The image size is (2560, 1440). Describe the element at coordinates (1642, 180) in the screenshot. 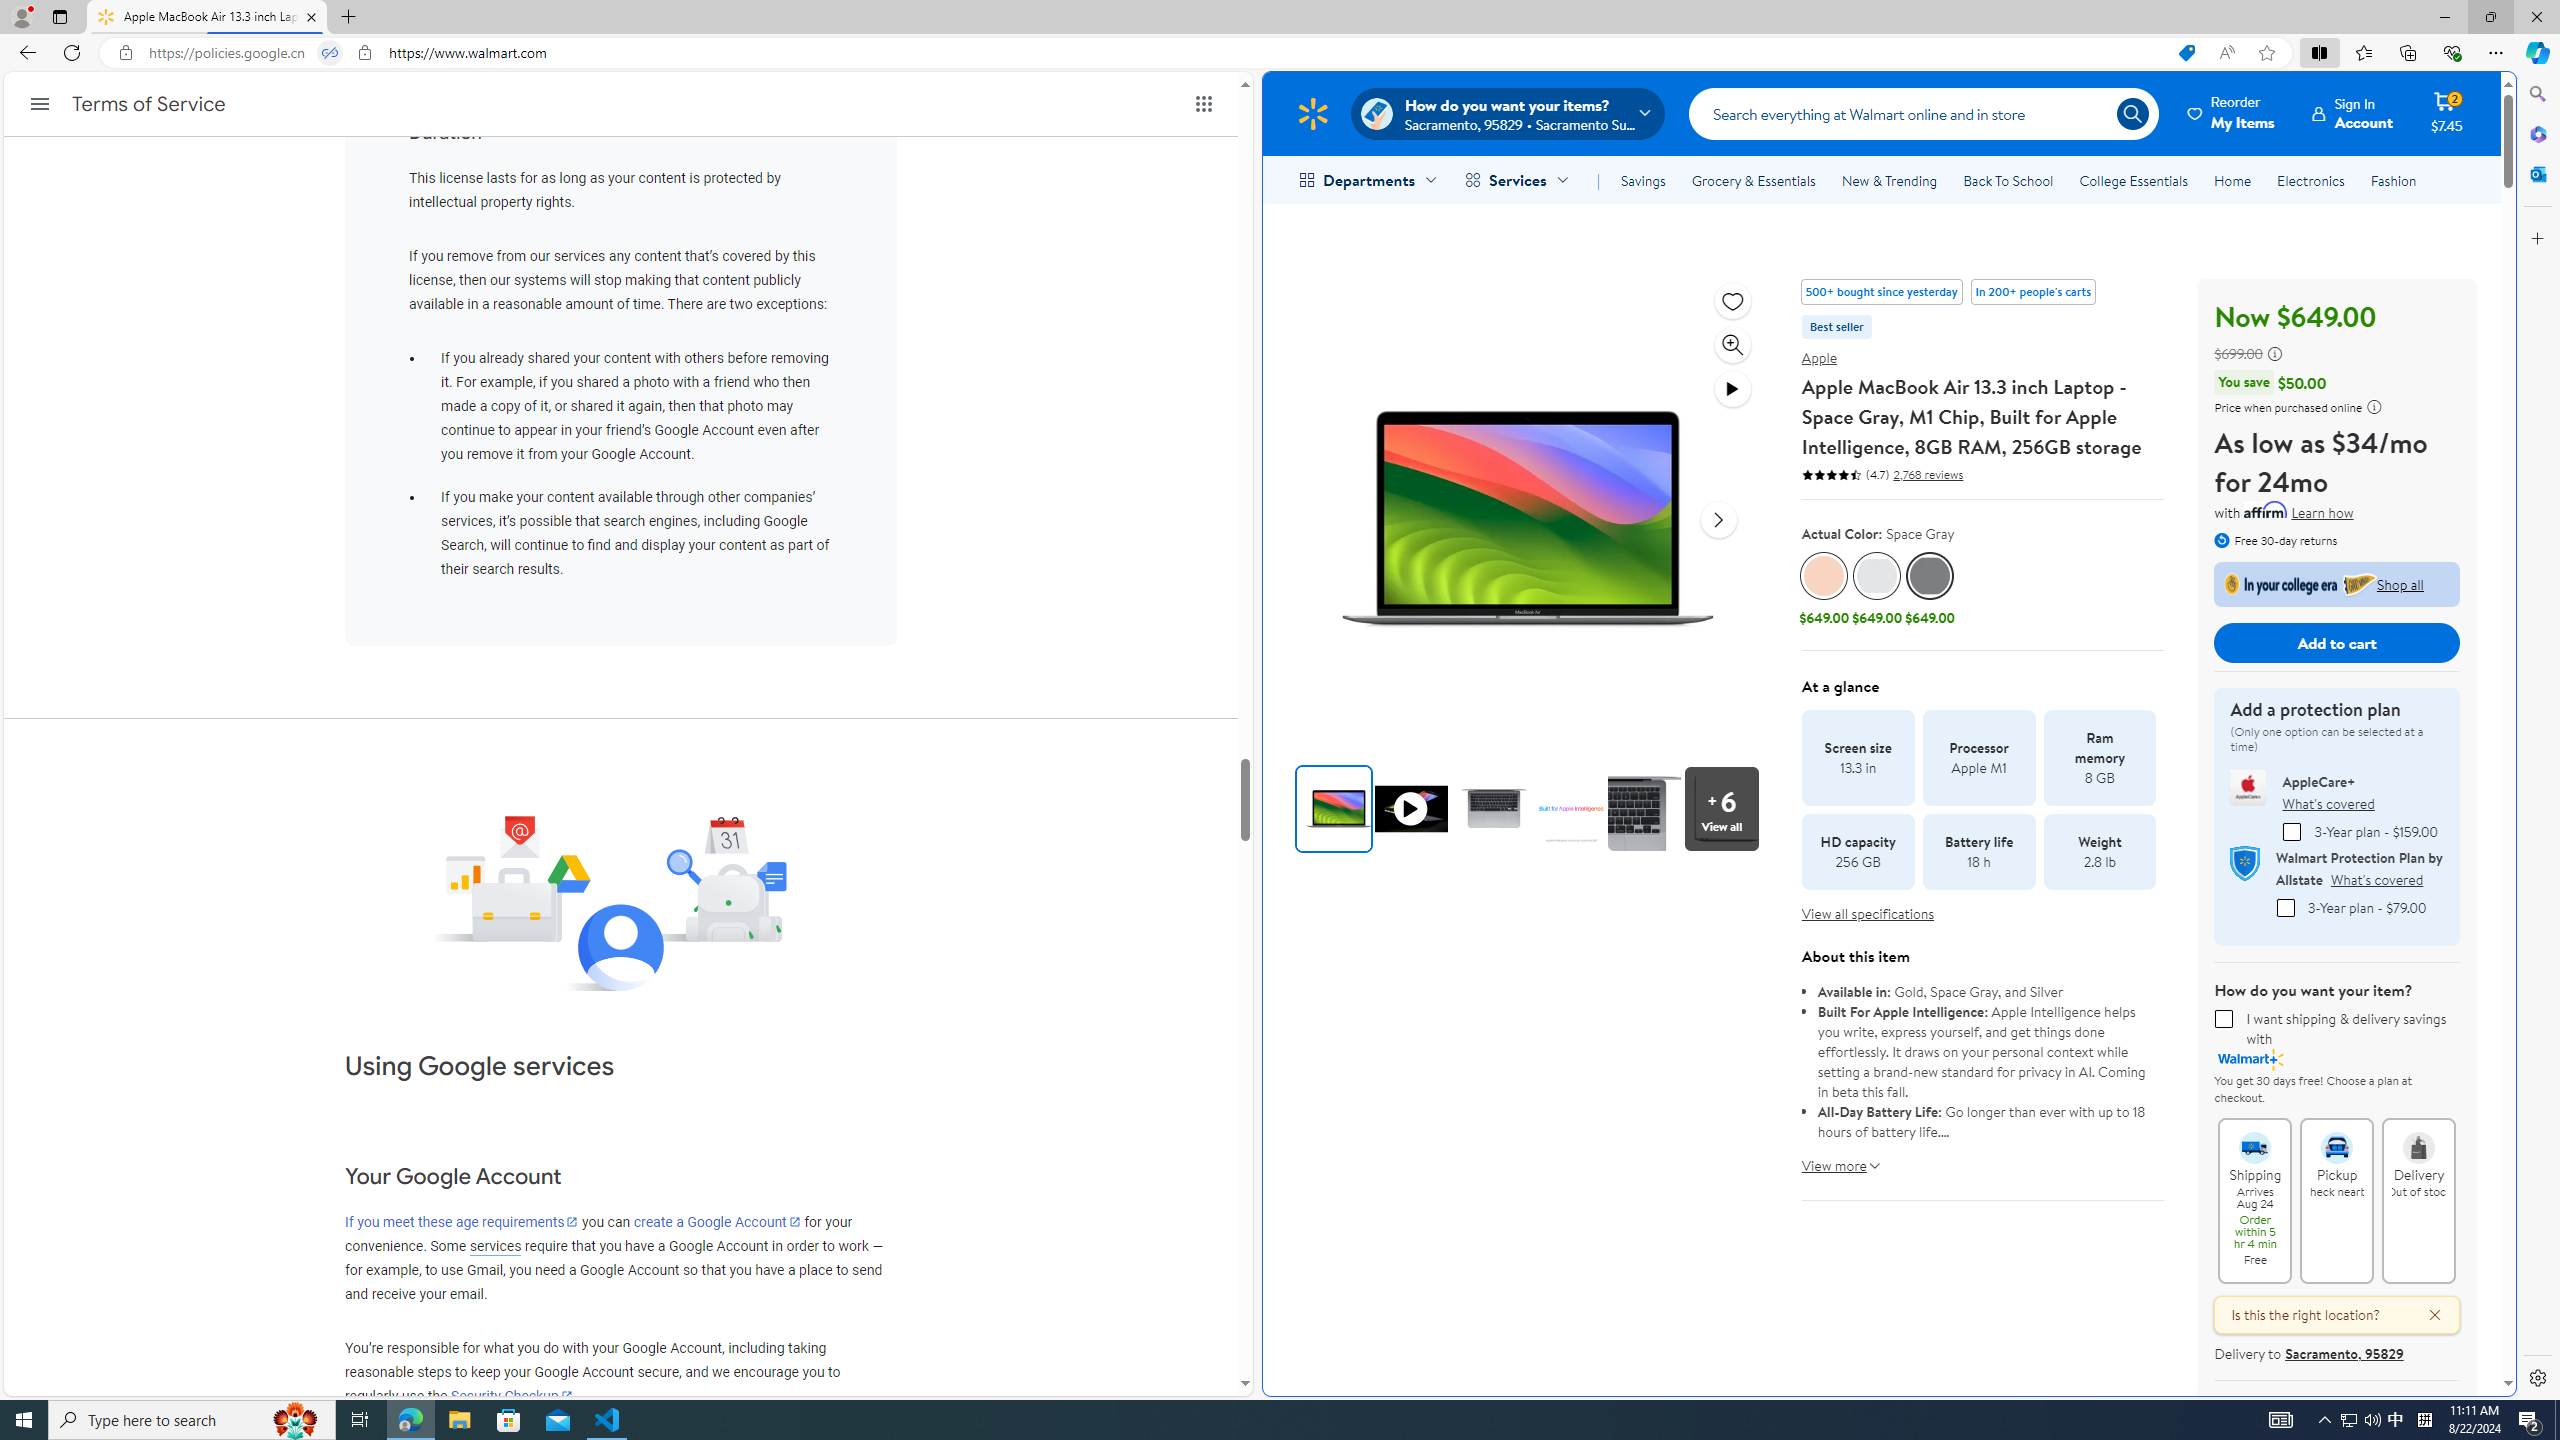

I see `'Savings'` at that location.